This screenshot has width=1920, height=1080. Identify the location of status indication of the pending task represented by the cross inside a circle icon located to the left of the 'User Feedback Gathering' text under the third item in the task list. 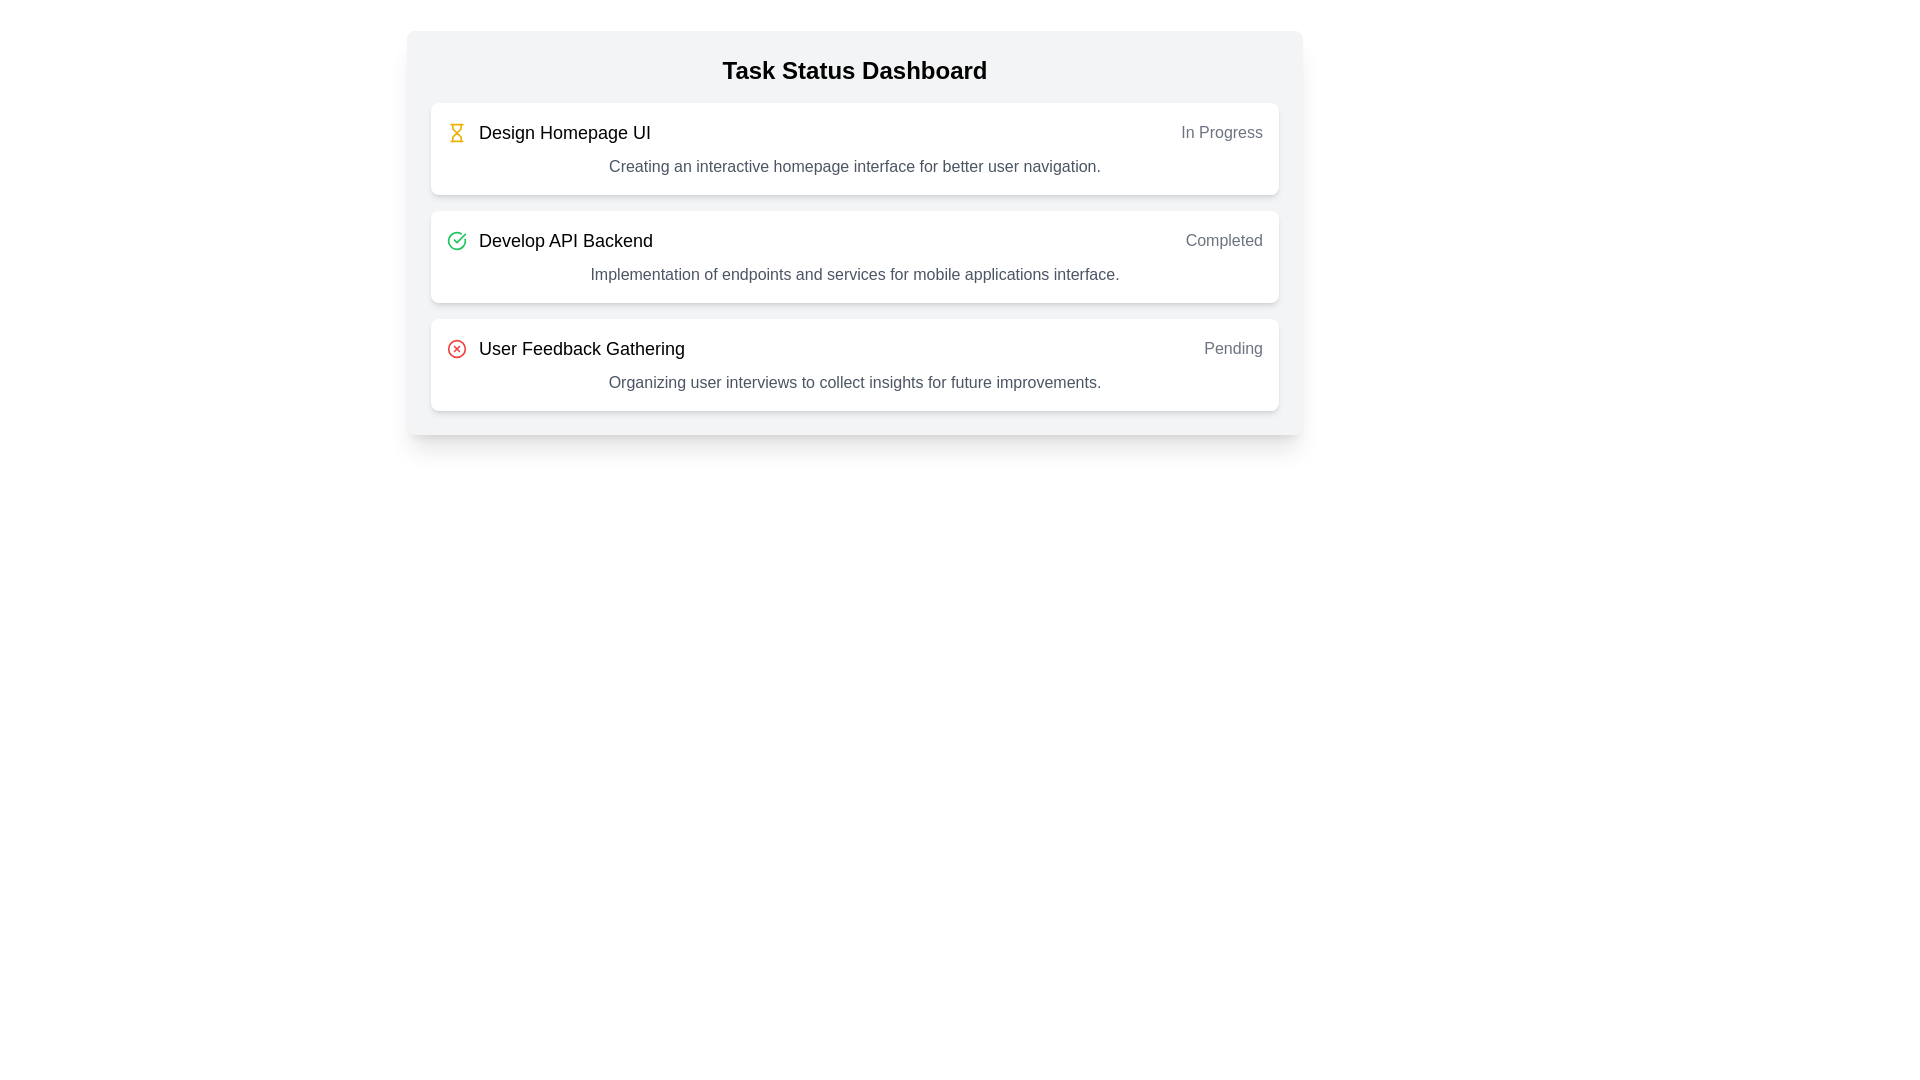
(455, 347).